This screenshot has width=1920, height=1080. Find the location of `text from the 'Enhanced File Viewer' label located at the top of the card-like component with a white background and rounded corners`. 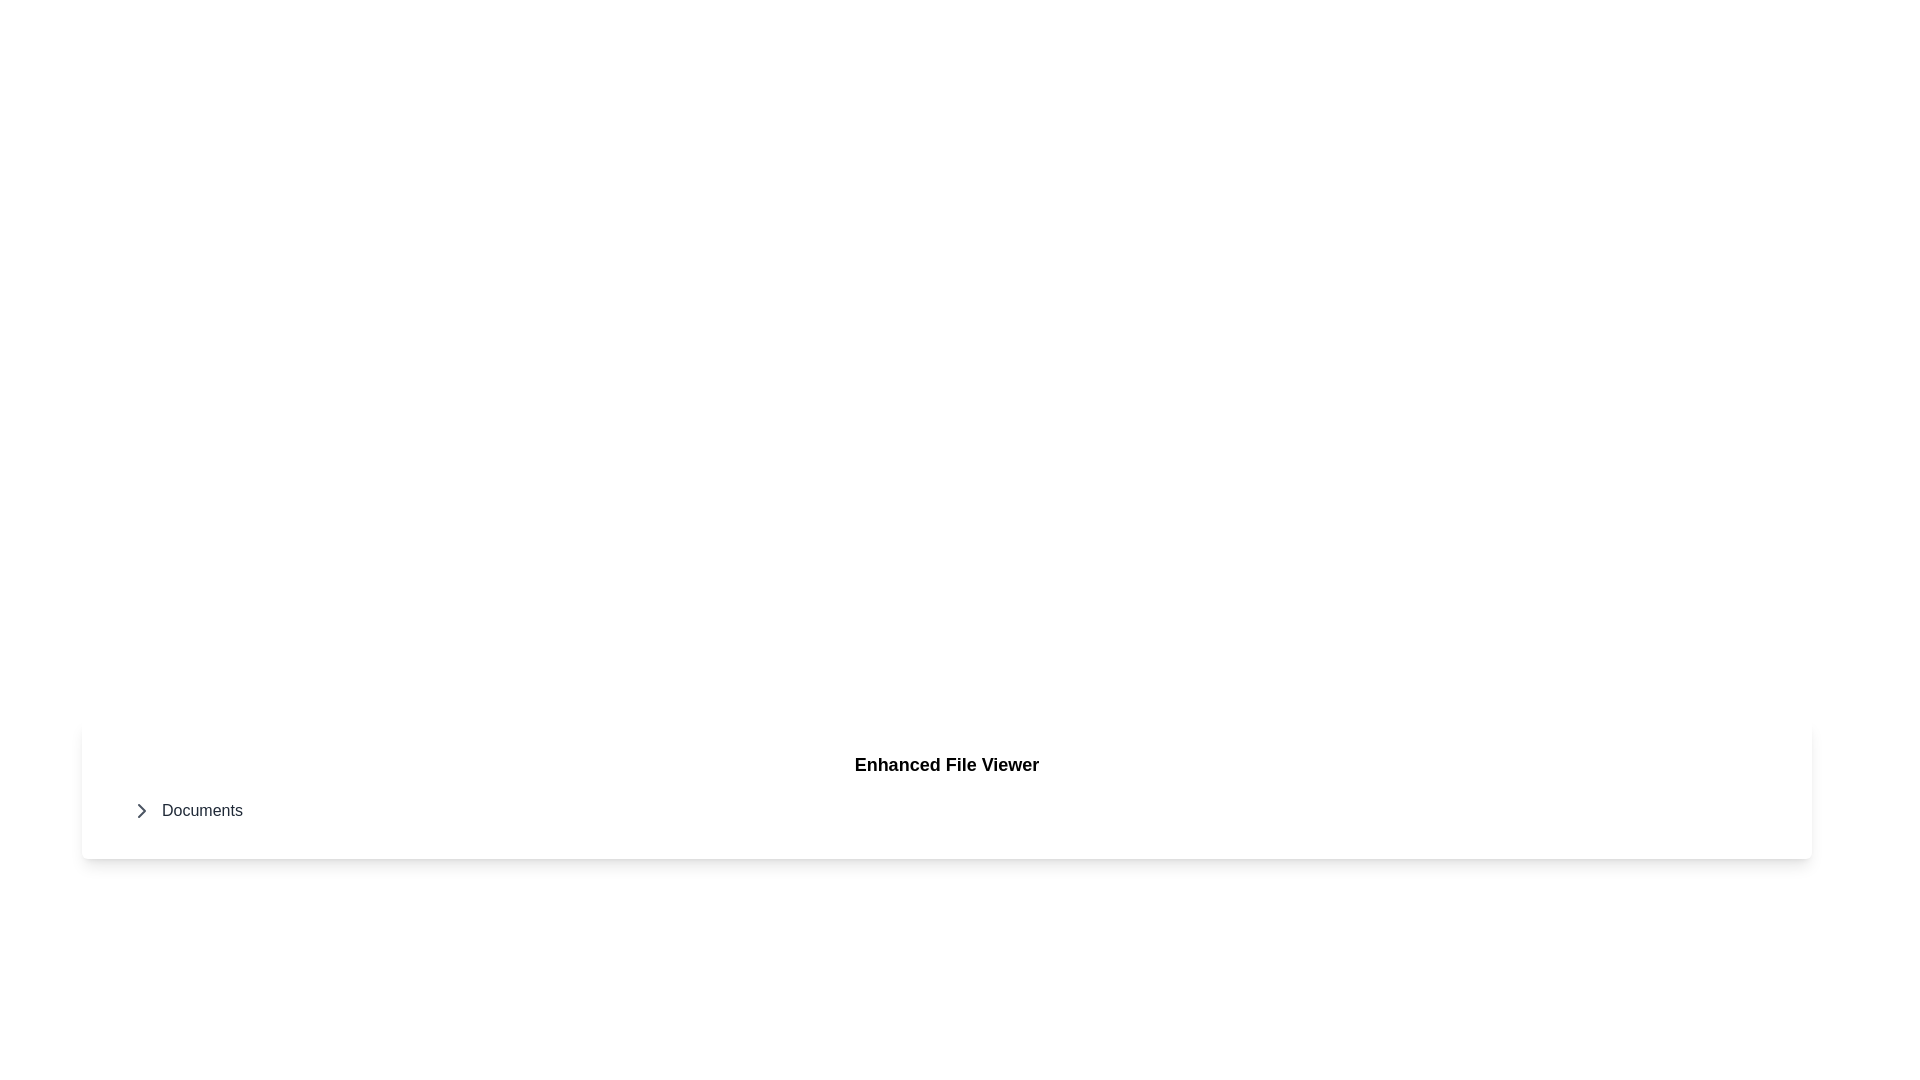

text from the 'Enhanced File Viewer' label located at the top of the card-like component with a white background and rounded corners is located at coordinates (945, 764).